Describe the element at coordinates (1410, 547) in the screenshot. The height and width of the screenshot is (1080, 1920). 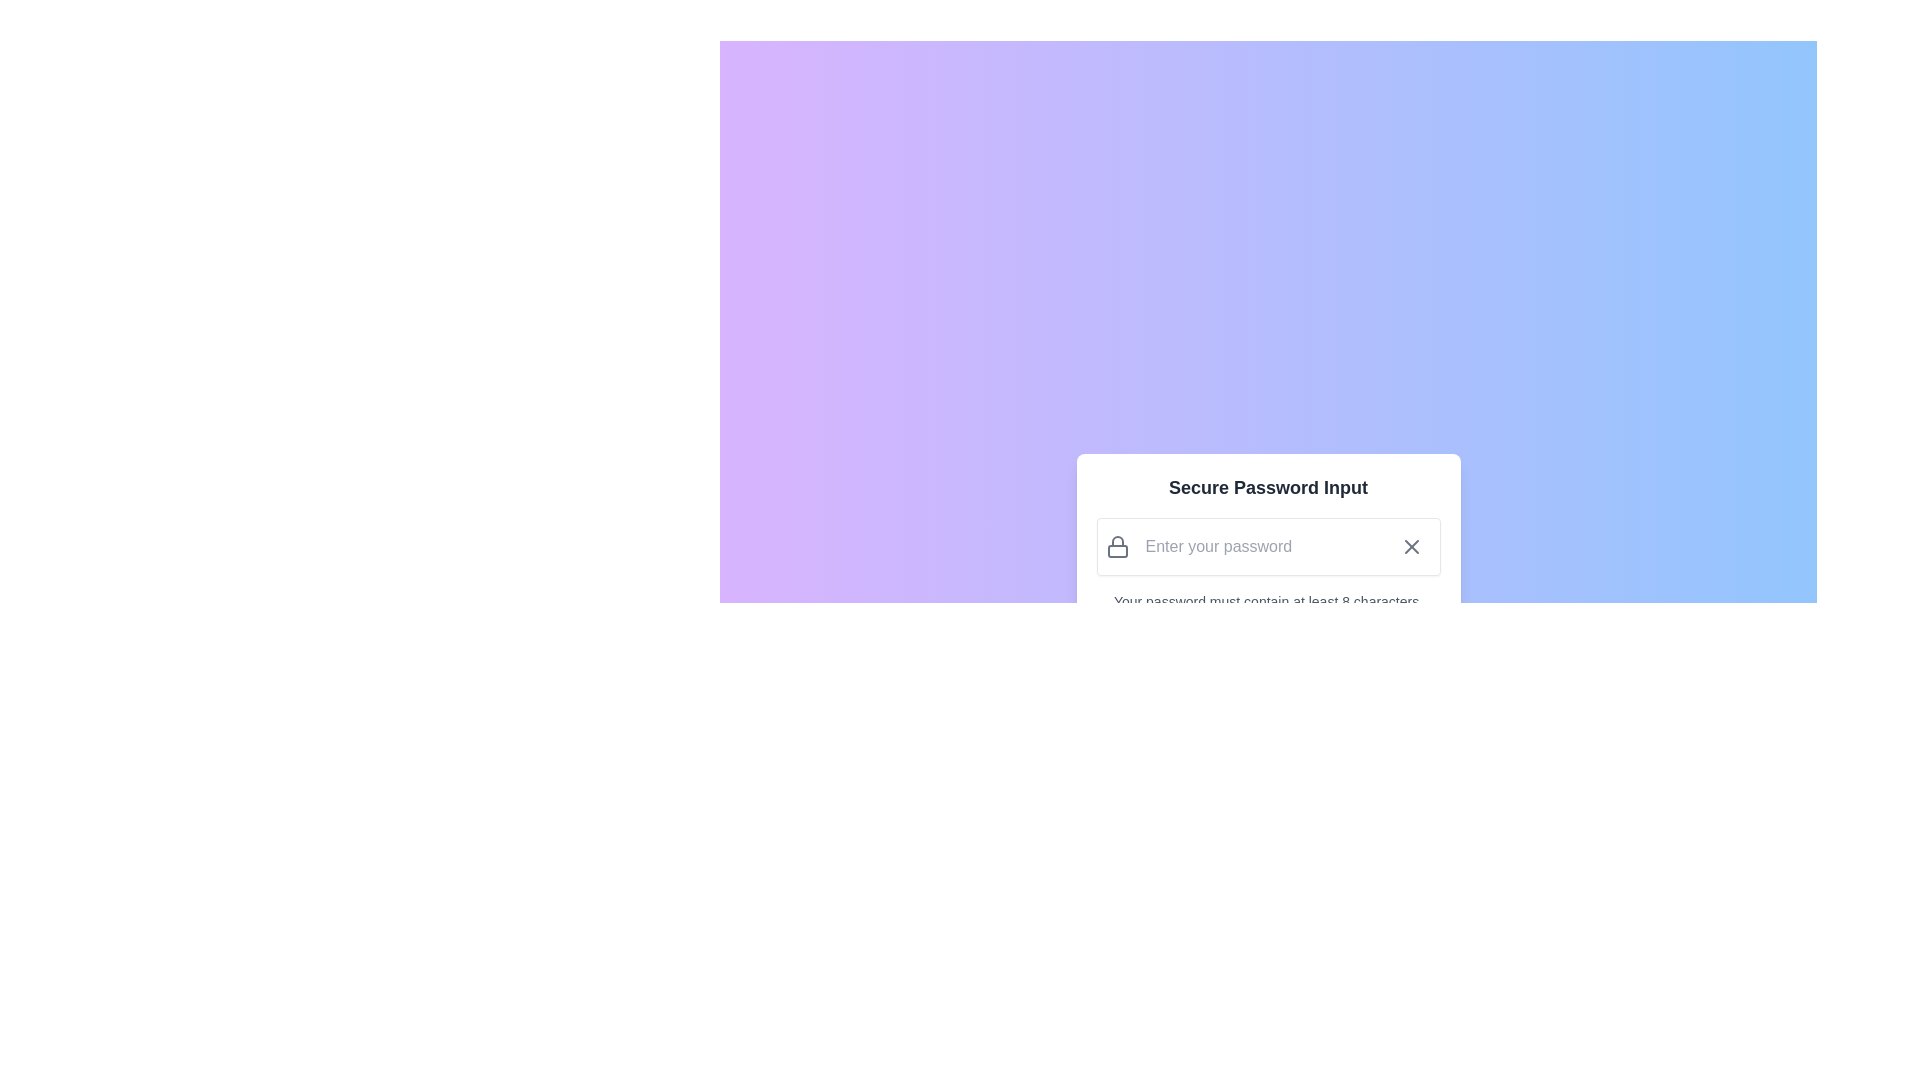
I see `the SVG-based 'X' icon located to the right of the 'Enter your password' input field to clear the associated input field` at that location.